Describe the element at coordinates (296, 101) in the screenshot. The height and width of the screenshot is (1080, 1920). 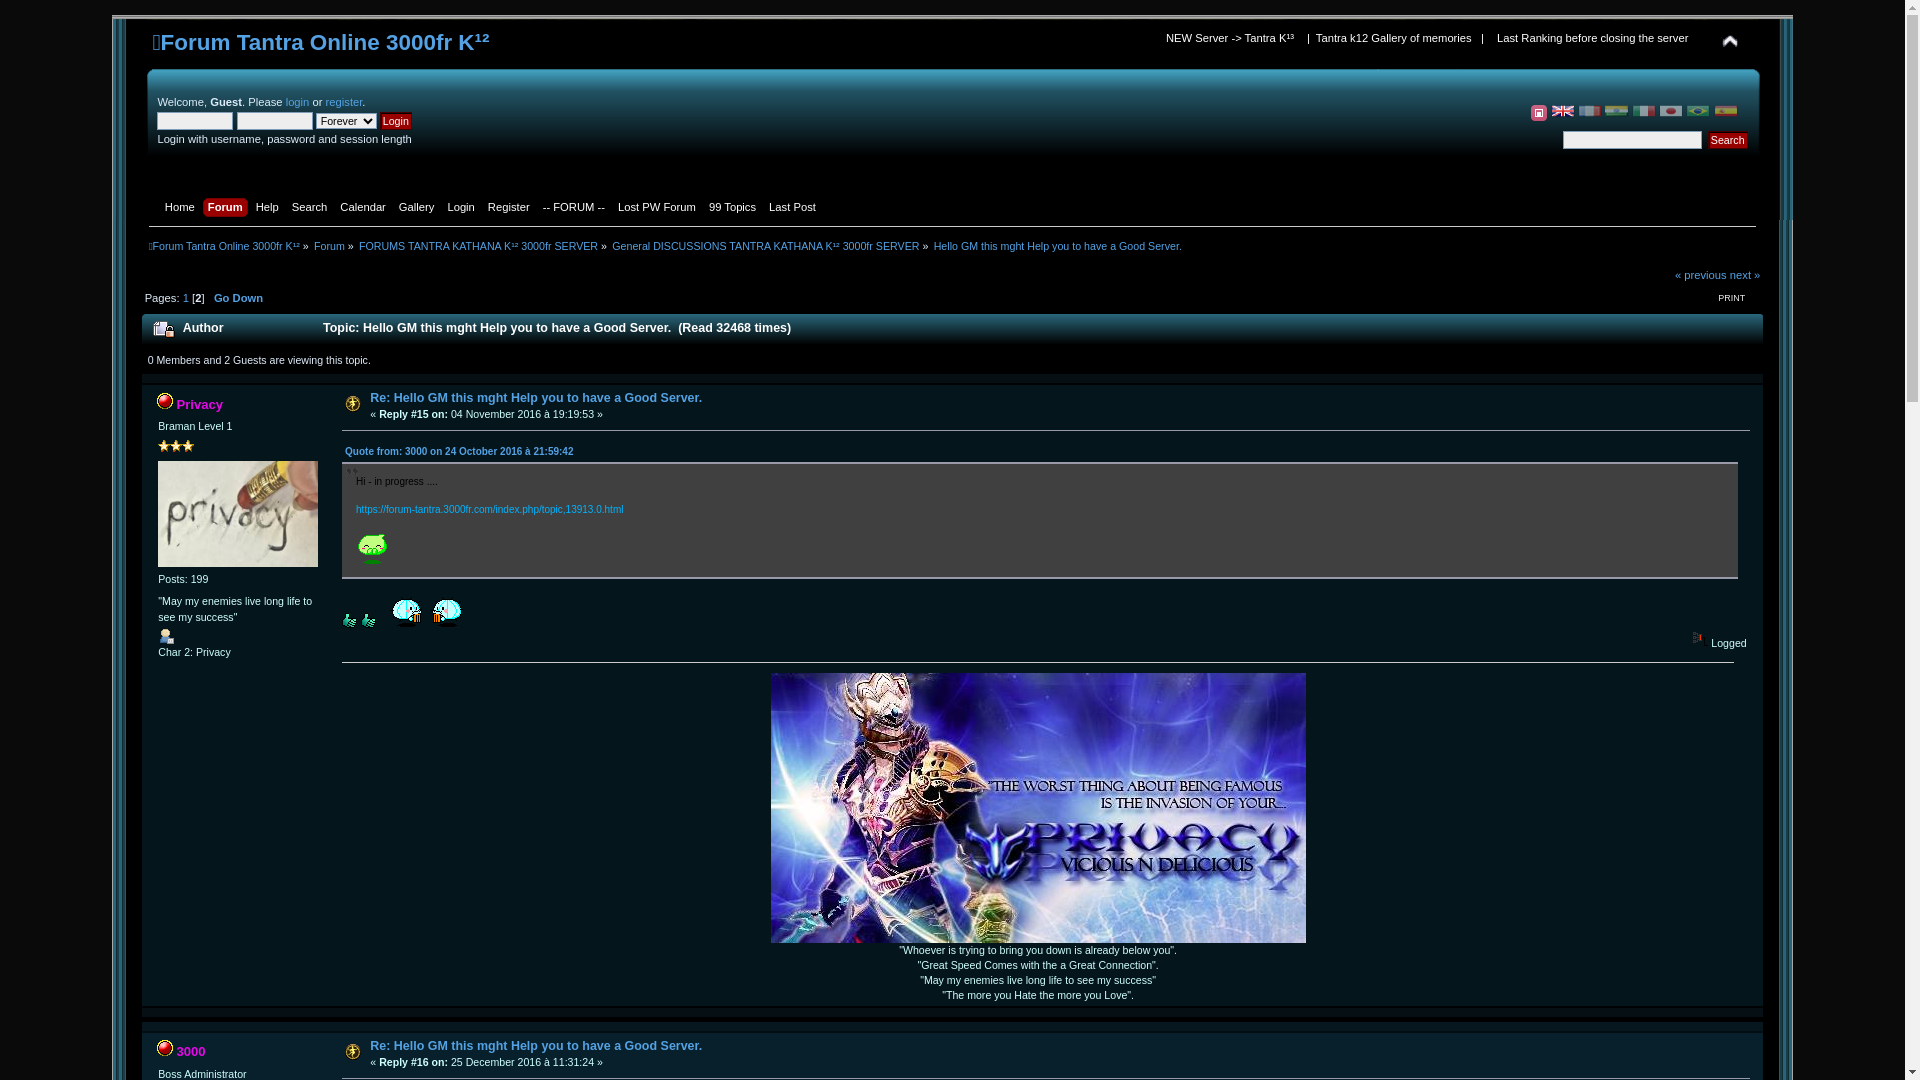
I see `'login'` at that location.